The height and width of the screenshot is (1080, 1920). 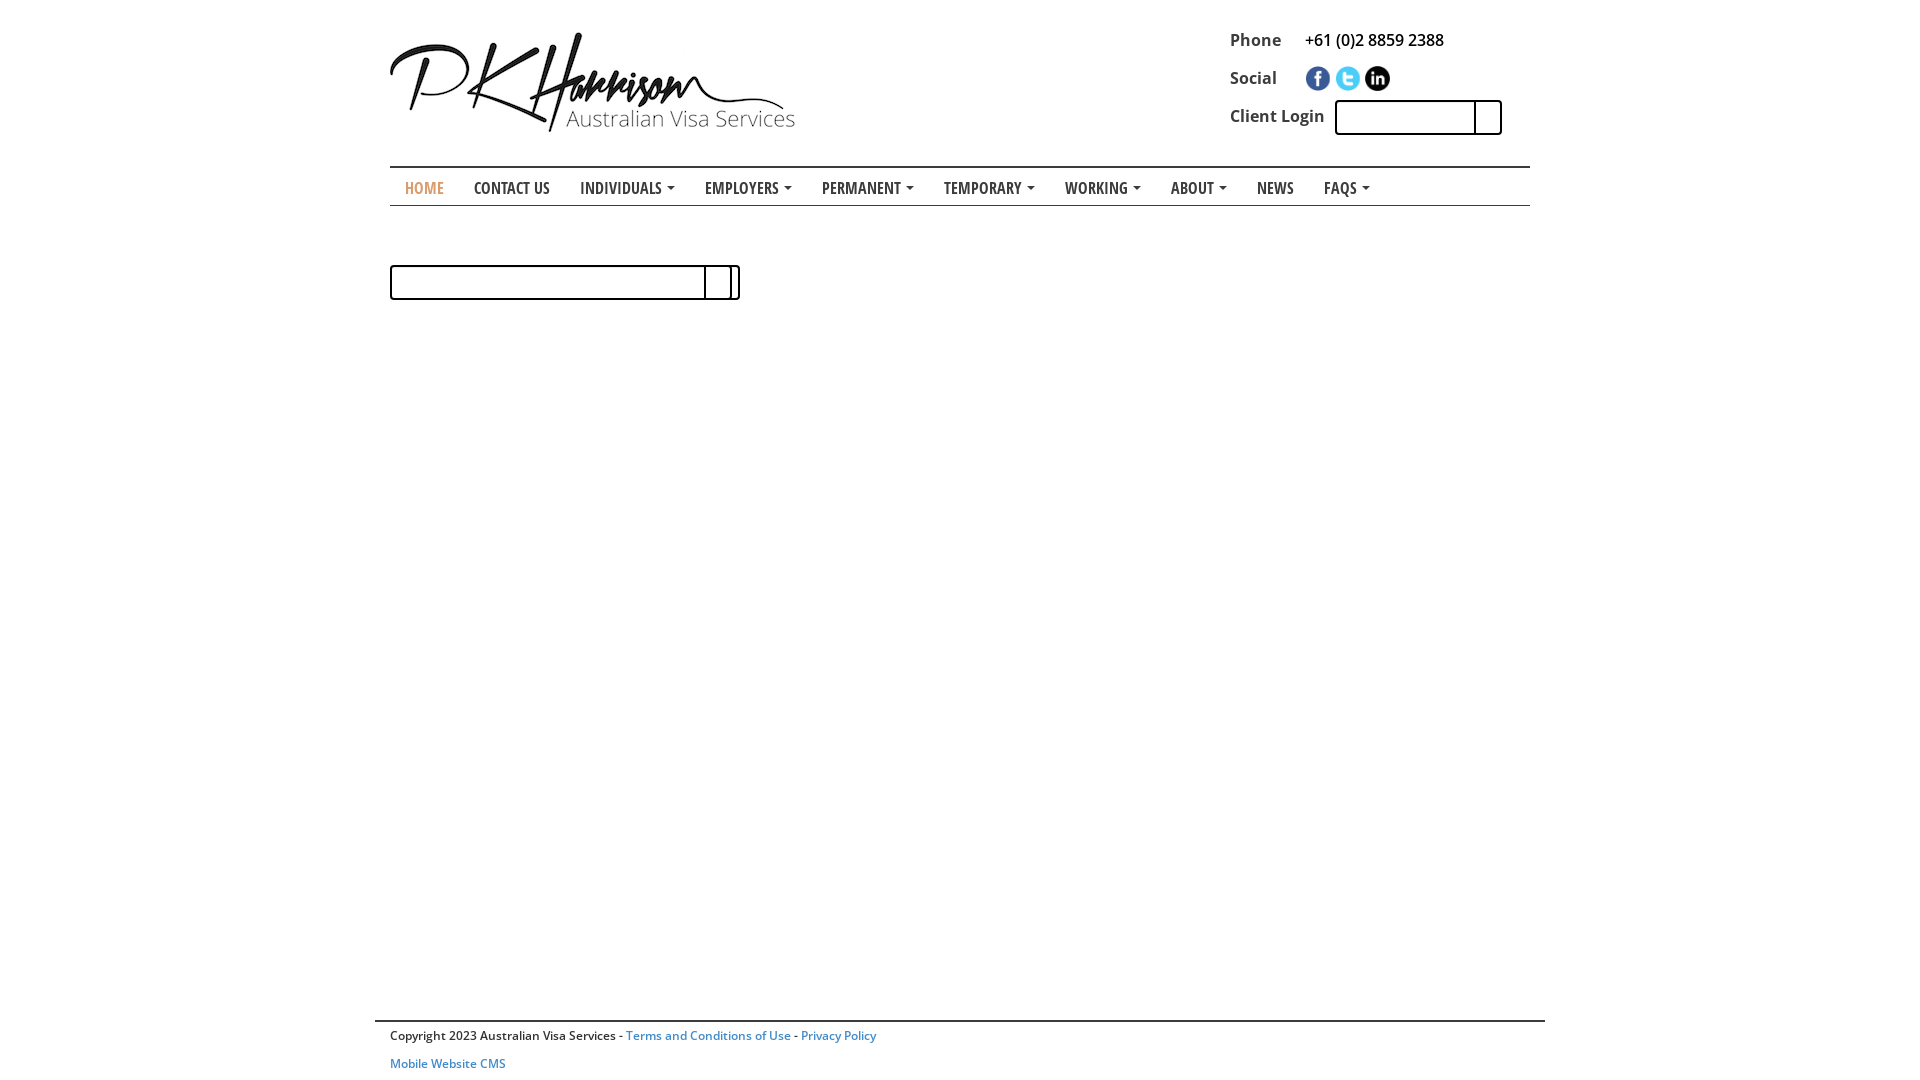 What do you see at coordinates (1376, 77) in the screenshot?
I see `'LinkedIn'` at bounding box center [1376, 77].